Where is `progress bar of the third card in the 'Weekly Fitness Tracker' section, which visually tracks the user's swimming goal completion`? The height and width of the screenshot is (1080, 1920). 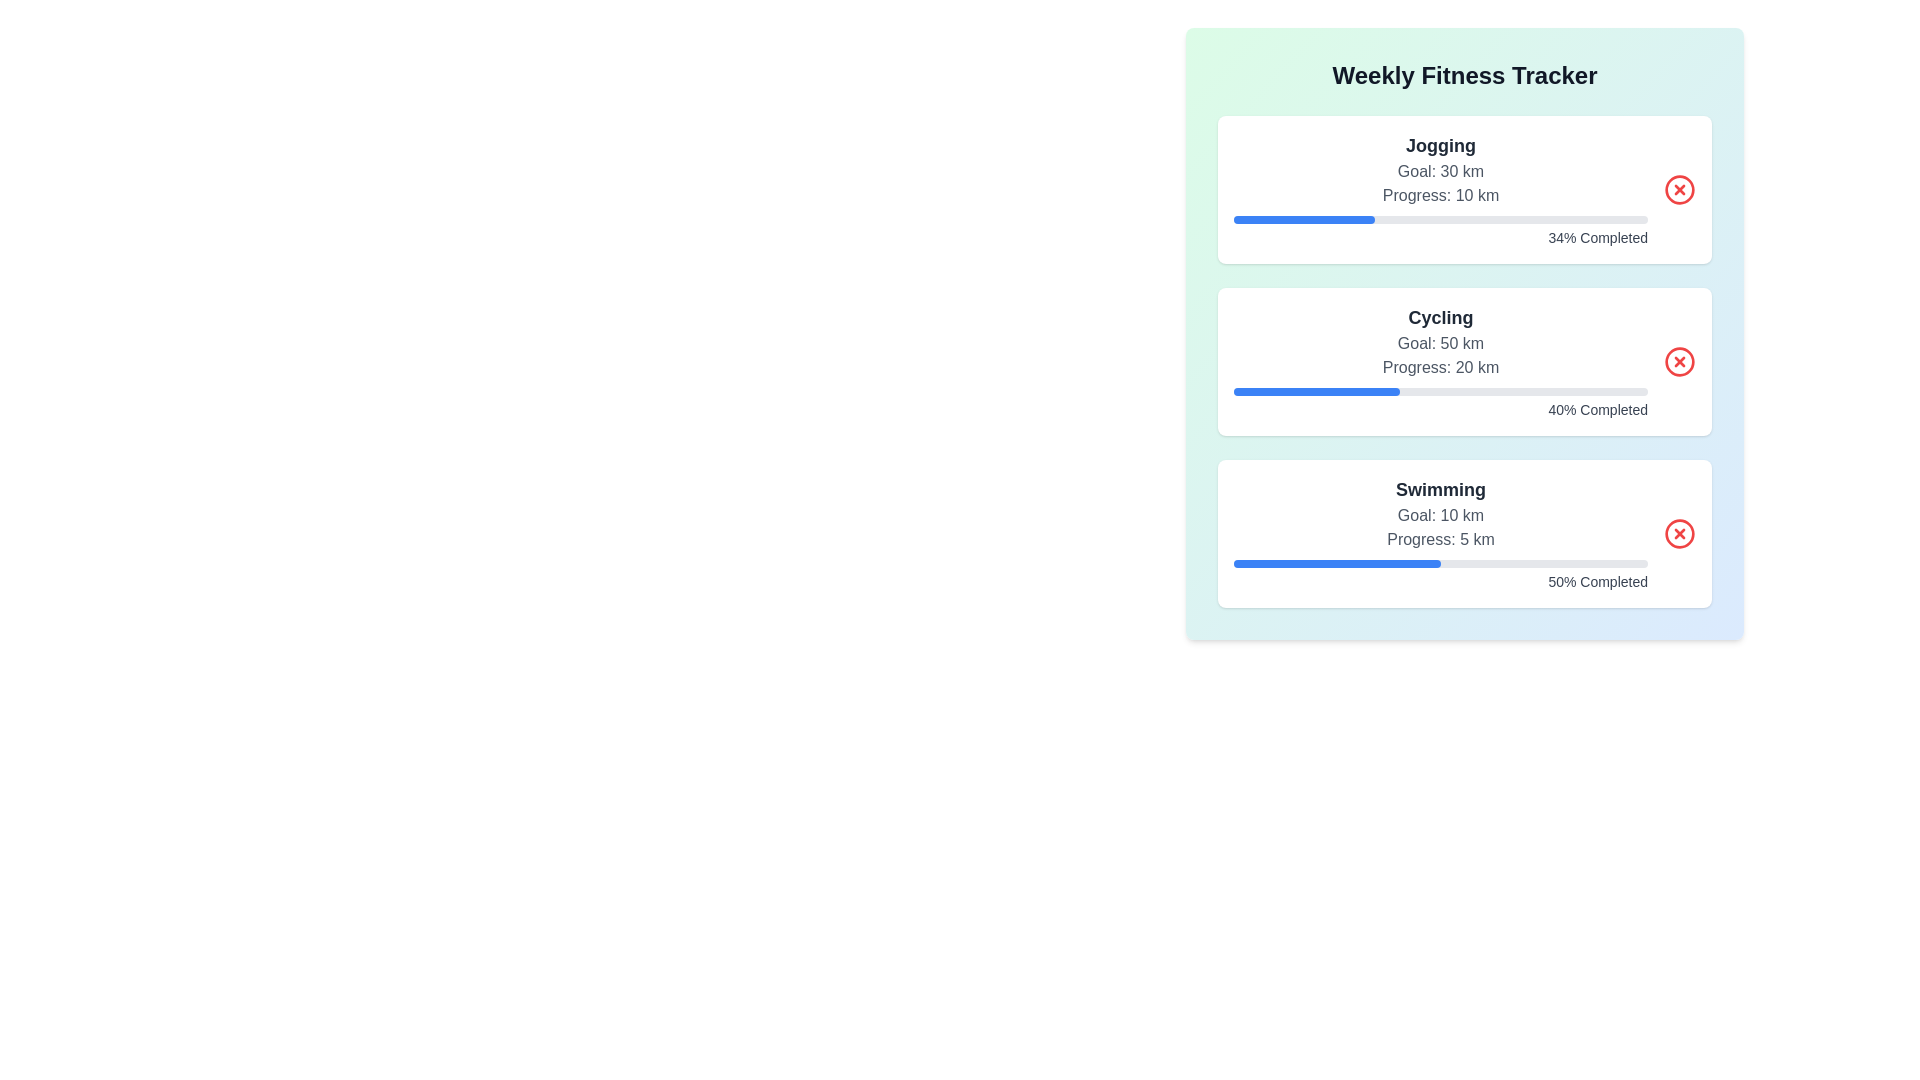
progress bar of the third card in the 'Weekly Fitness Tracker' section, which visually tracks the user's swimming goal completion is located at coordinates (1464, 532).